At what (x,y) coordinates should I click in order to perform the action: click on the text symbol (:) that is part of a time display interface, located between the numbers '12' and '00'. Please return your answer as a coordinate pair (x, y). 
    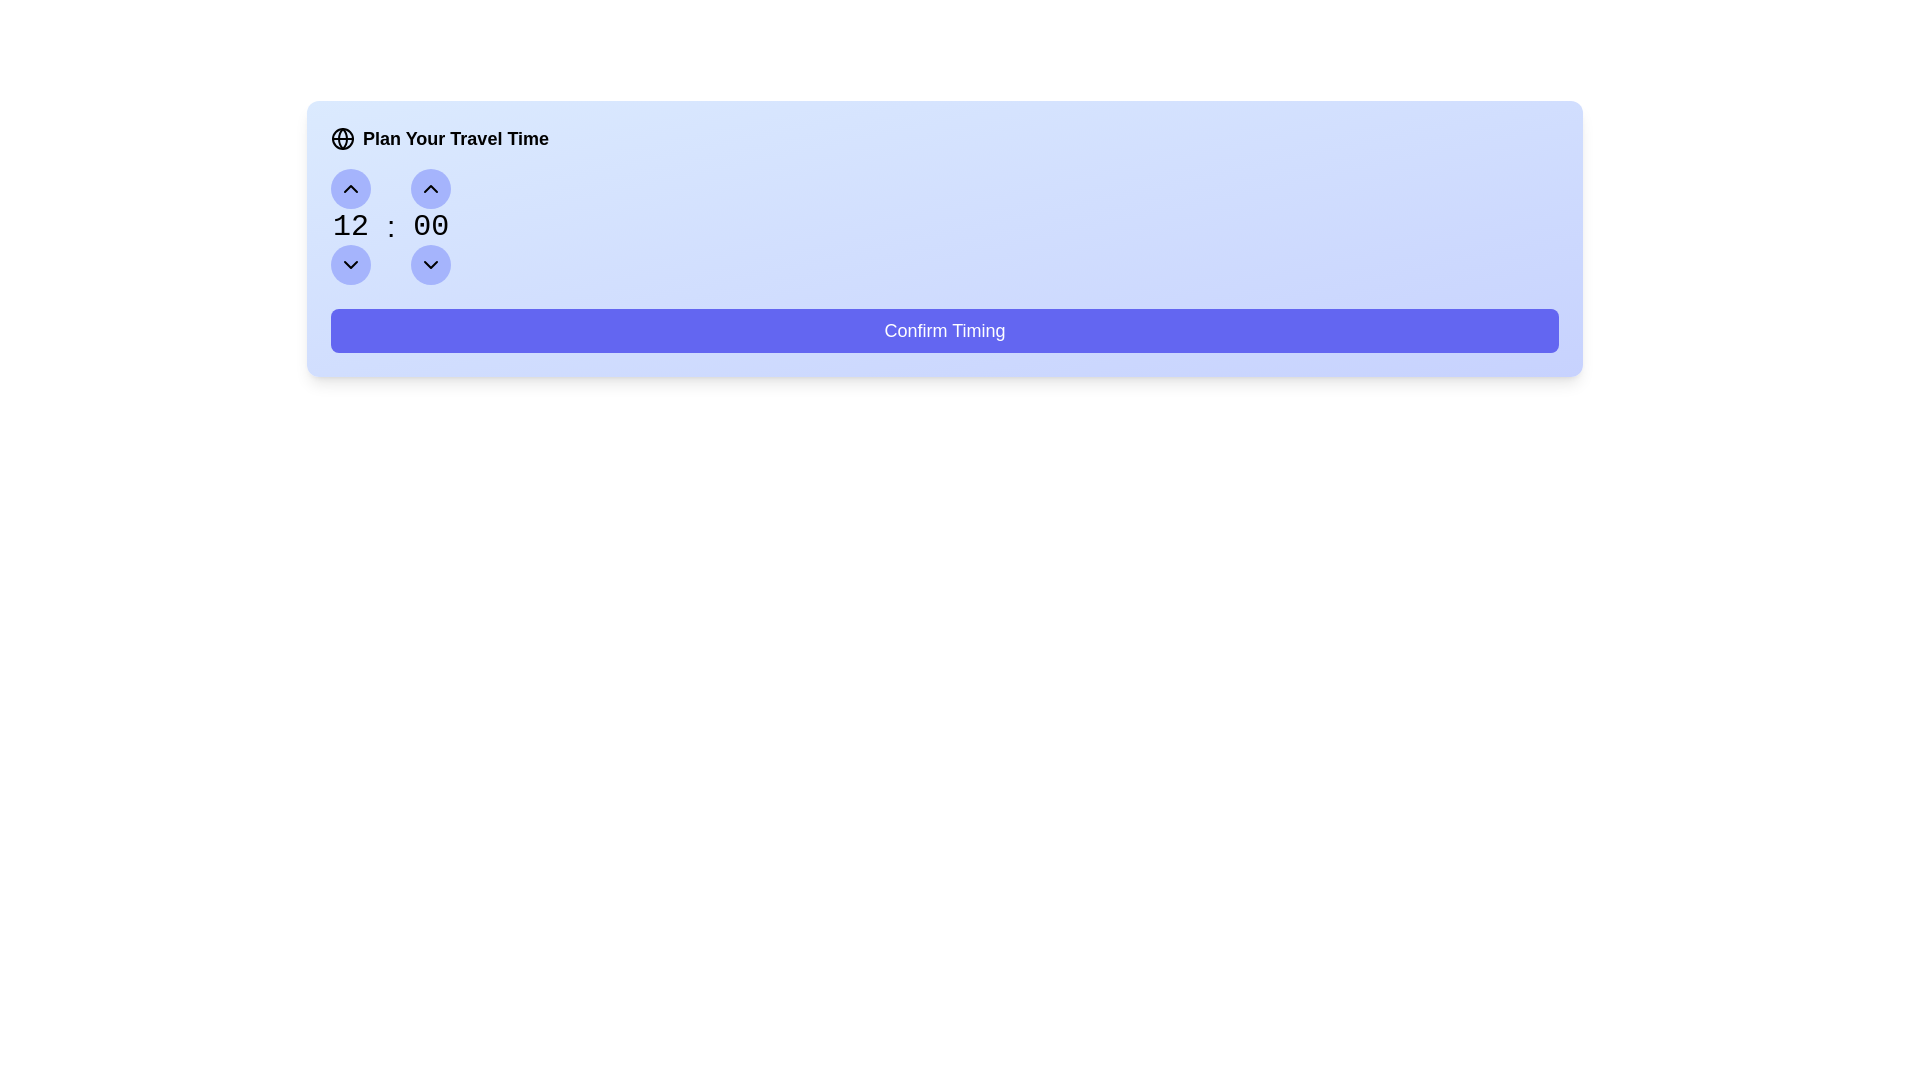
    Looking at the image, I should click on (391, 226).